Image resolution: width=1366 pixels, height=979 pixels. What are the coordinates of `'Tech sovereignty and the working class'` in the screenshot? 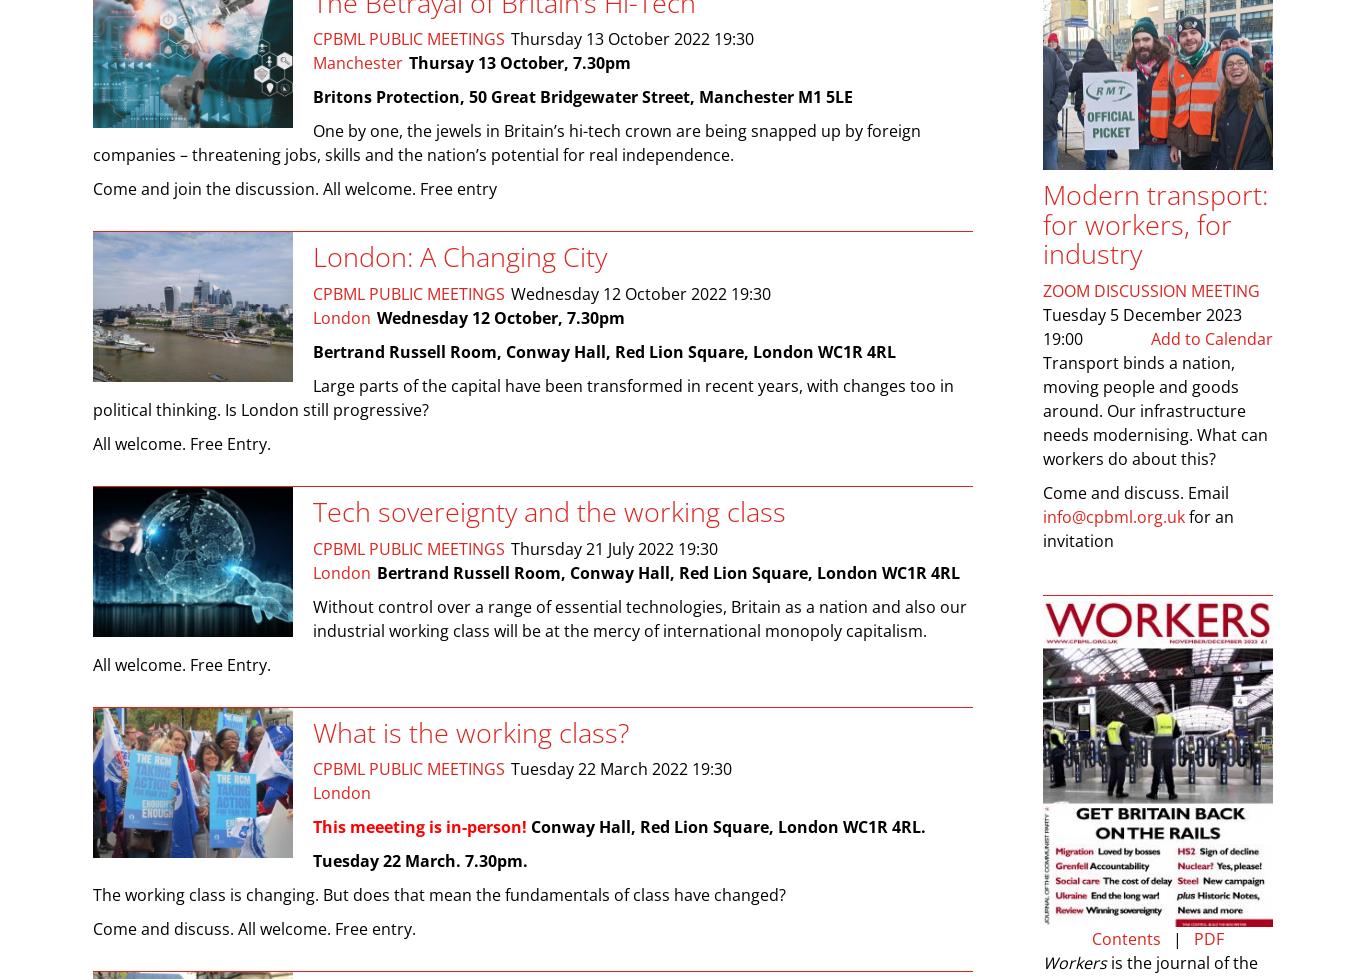 It's located at (549, 510).